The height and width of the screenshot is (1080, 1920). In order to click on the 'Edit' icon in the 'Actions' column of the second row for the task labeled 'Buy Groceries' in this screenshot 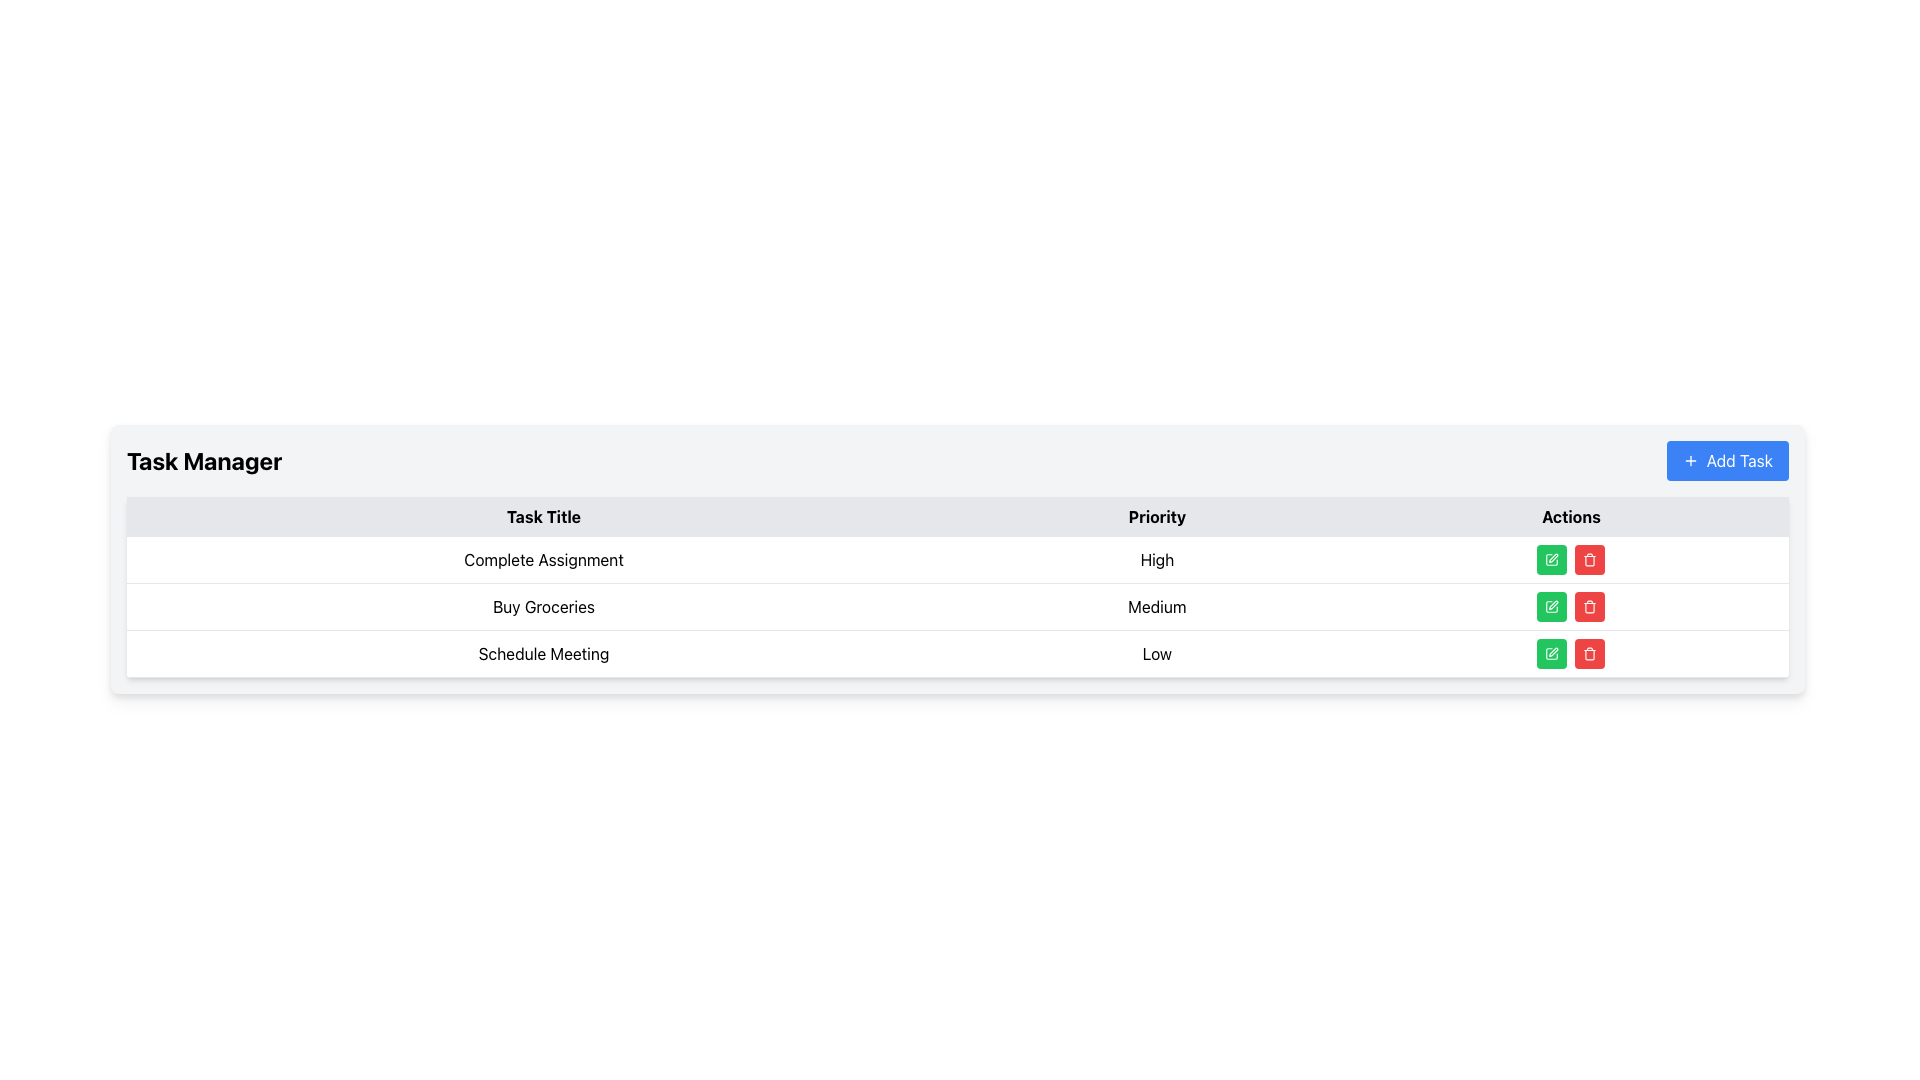, I will do `click(1551, 605)`.